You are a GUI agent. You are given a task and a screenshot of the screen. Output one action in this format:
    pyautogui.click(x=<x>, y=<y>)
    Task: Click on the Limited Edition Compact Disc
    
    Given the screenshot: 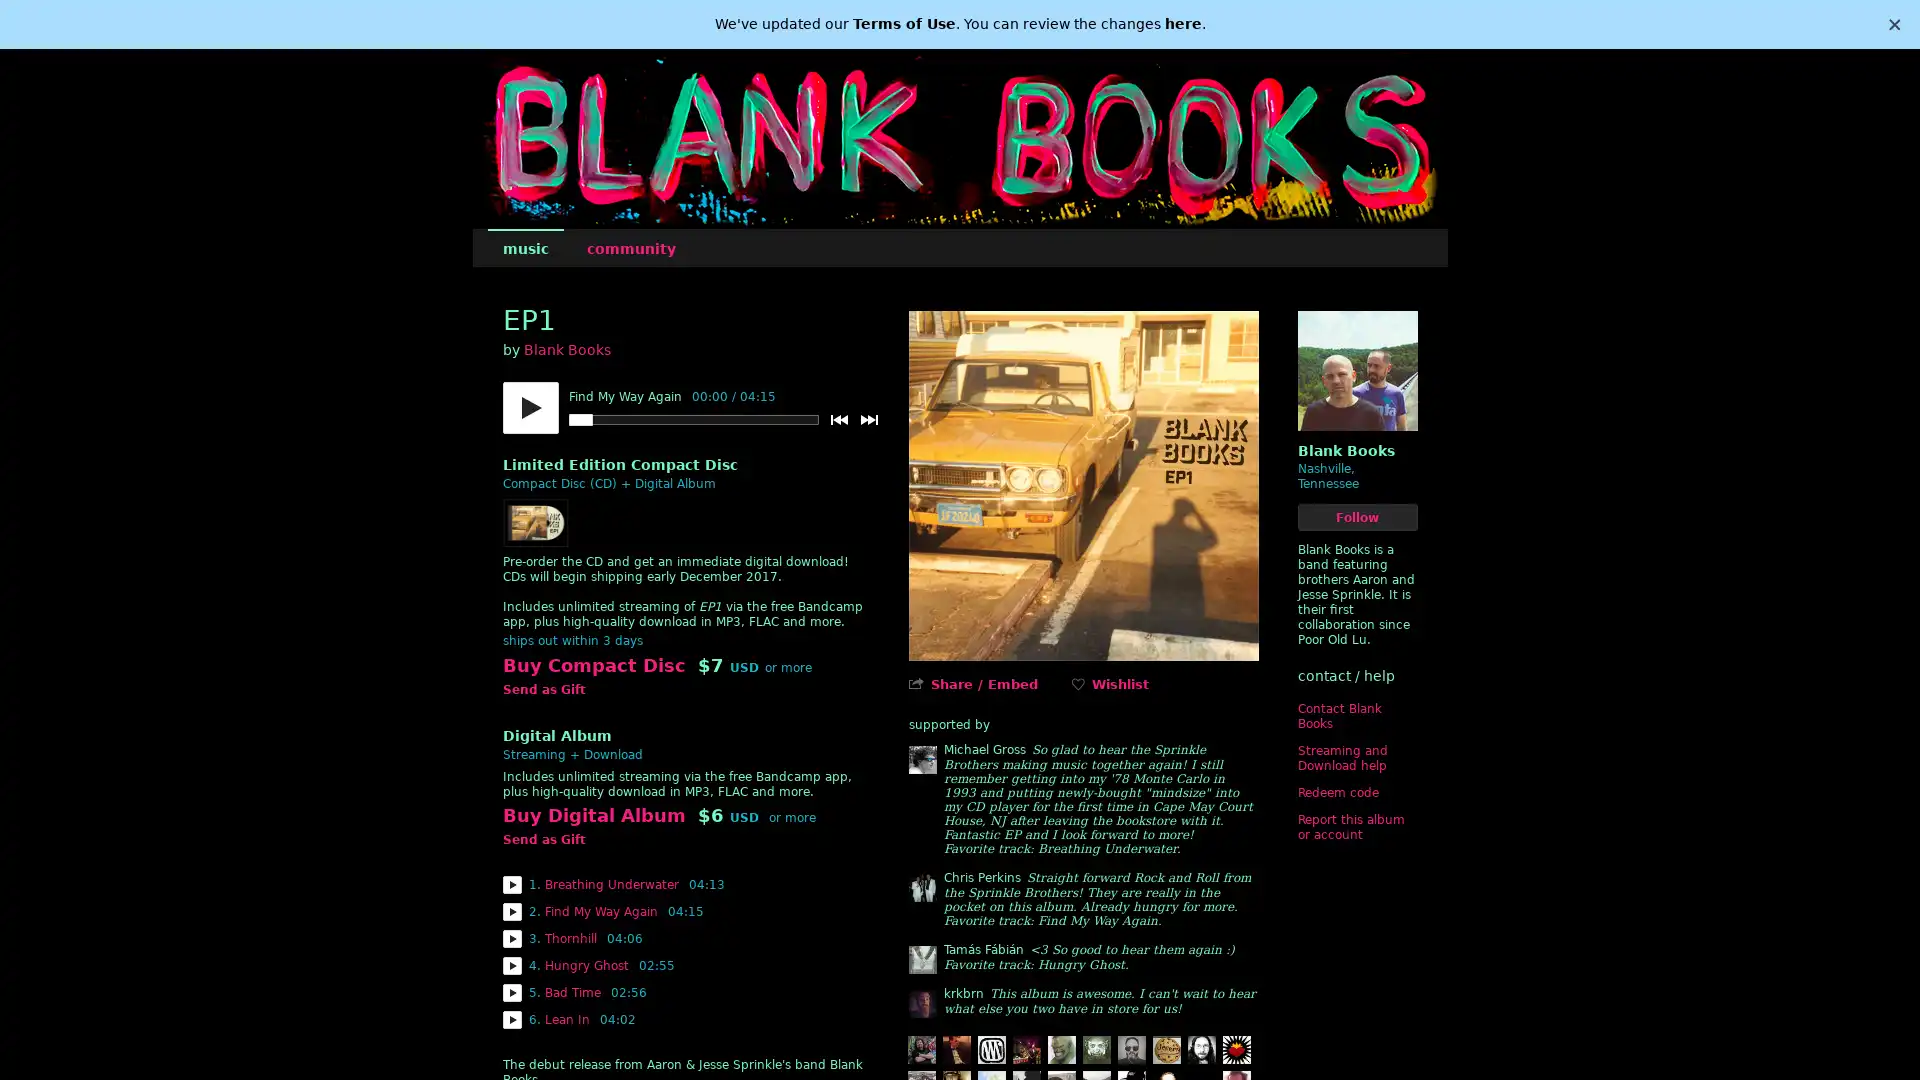 What is the action you would take?
    pyautogui.click(x=618, y=465)
    